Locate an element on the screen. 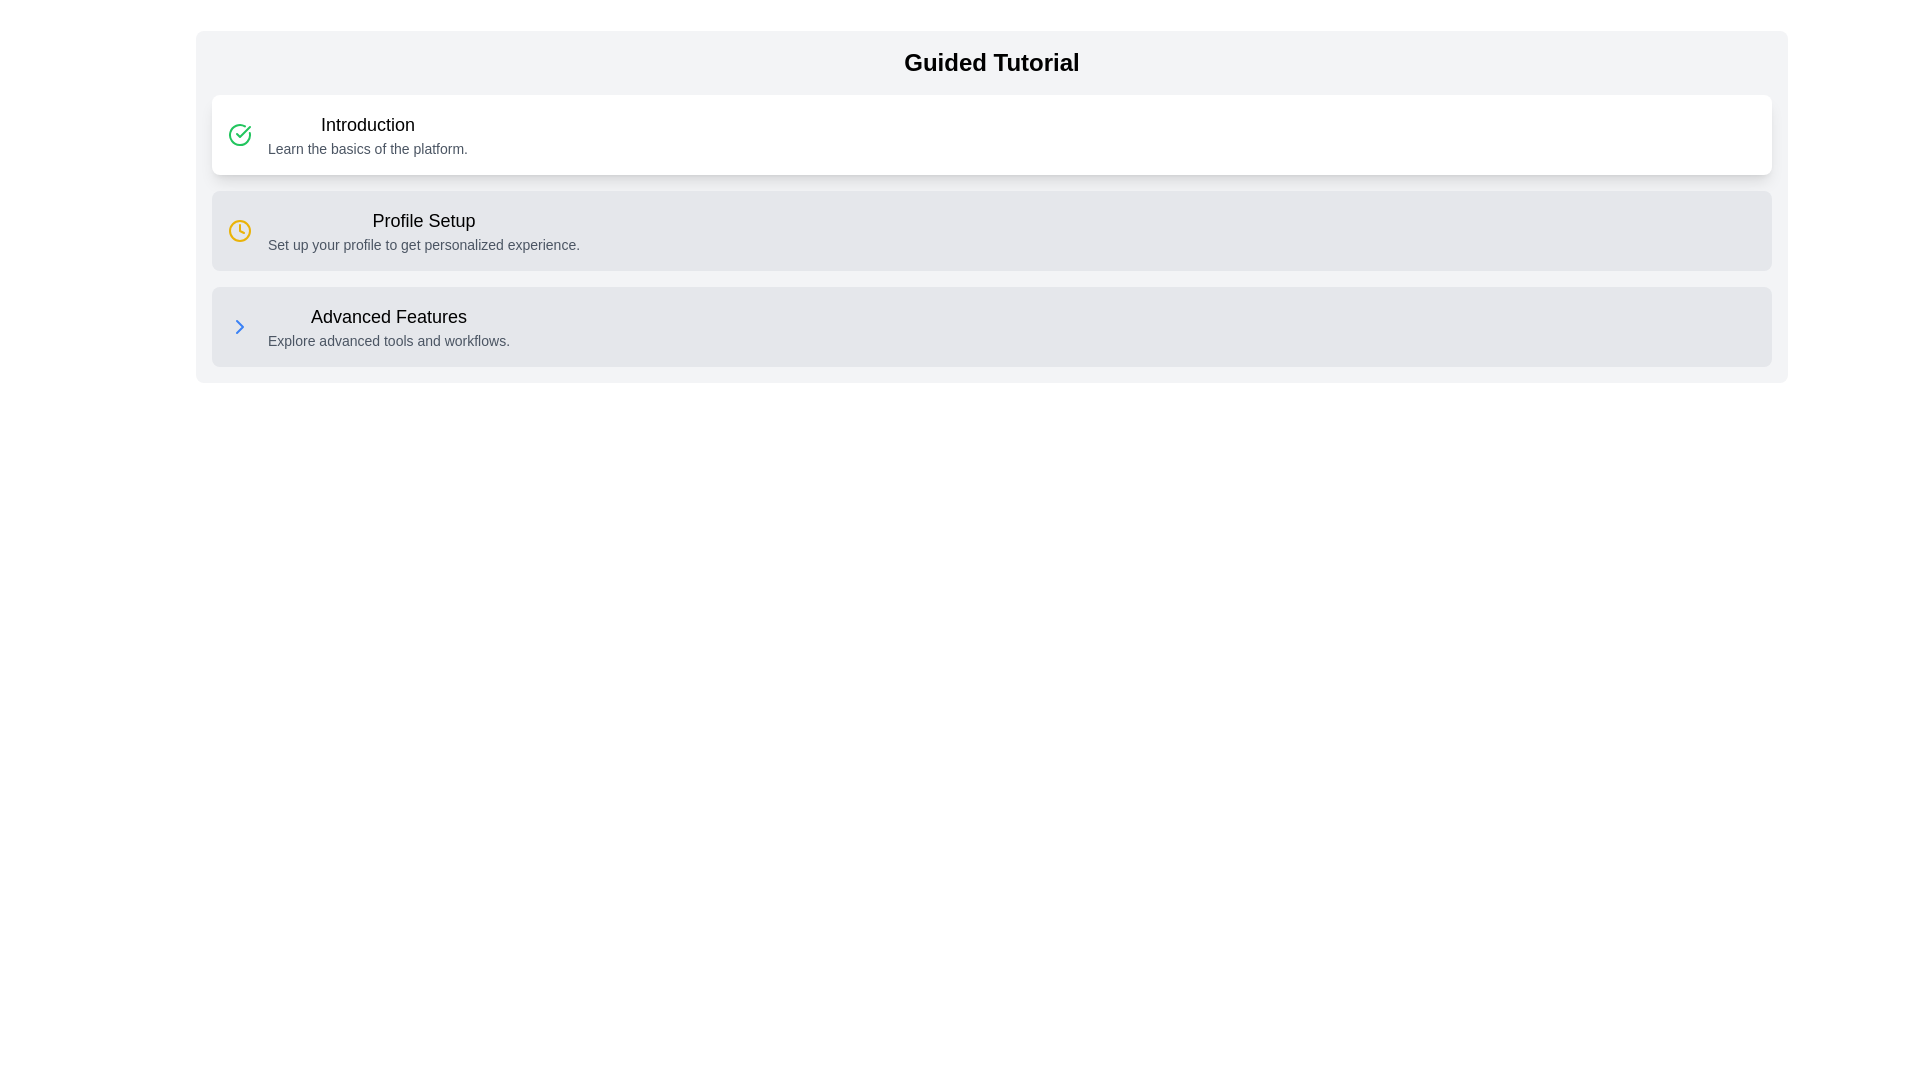  text content element labeled 'Profile Setup' which consists of a larger bold line and a smaller gray line below it, displayed in a tutorial interface is located at coordinates (423, 230).